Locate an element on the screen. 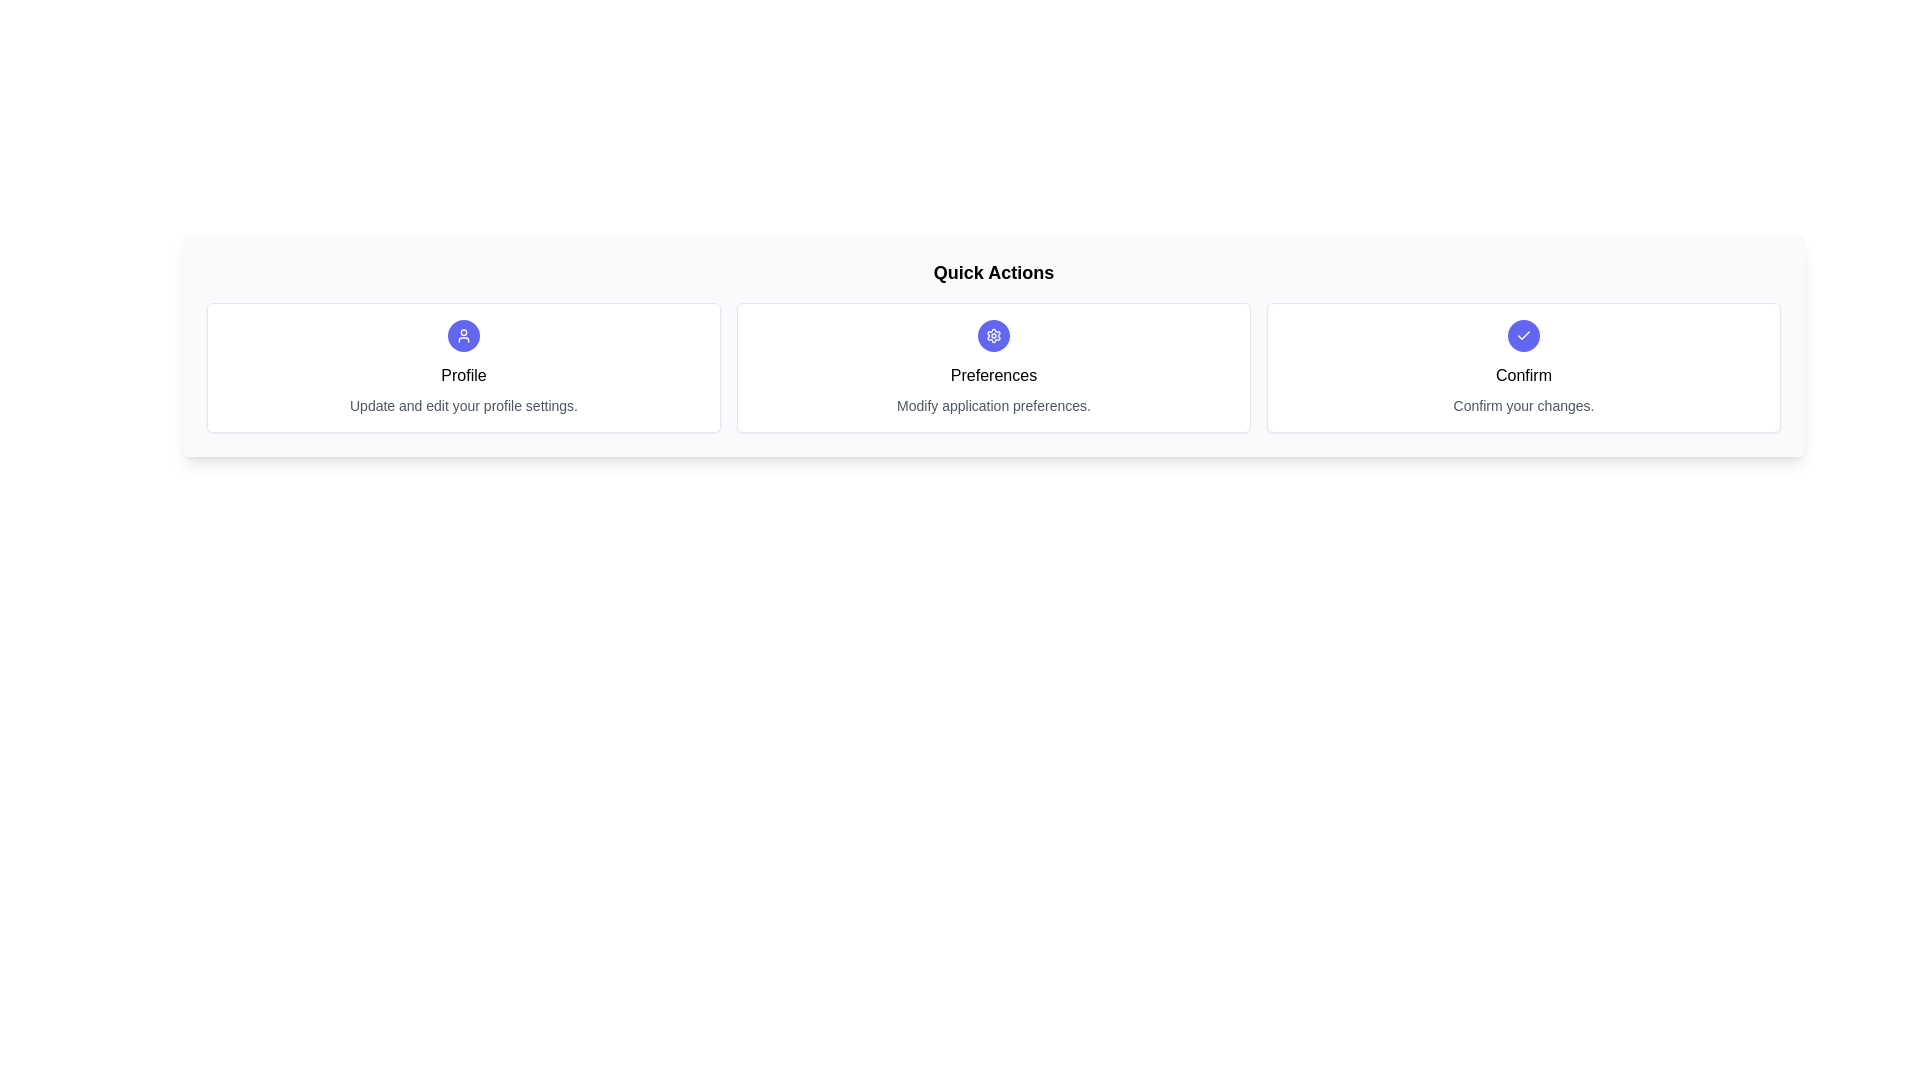  the chip labeled Profile to select it is located at coordinates (463, 367).